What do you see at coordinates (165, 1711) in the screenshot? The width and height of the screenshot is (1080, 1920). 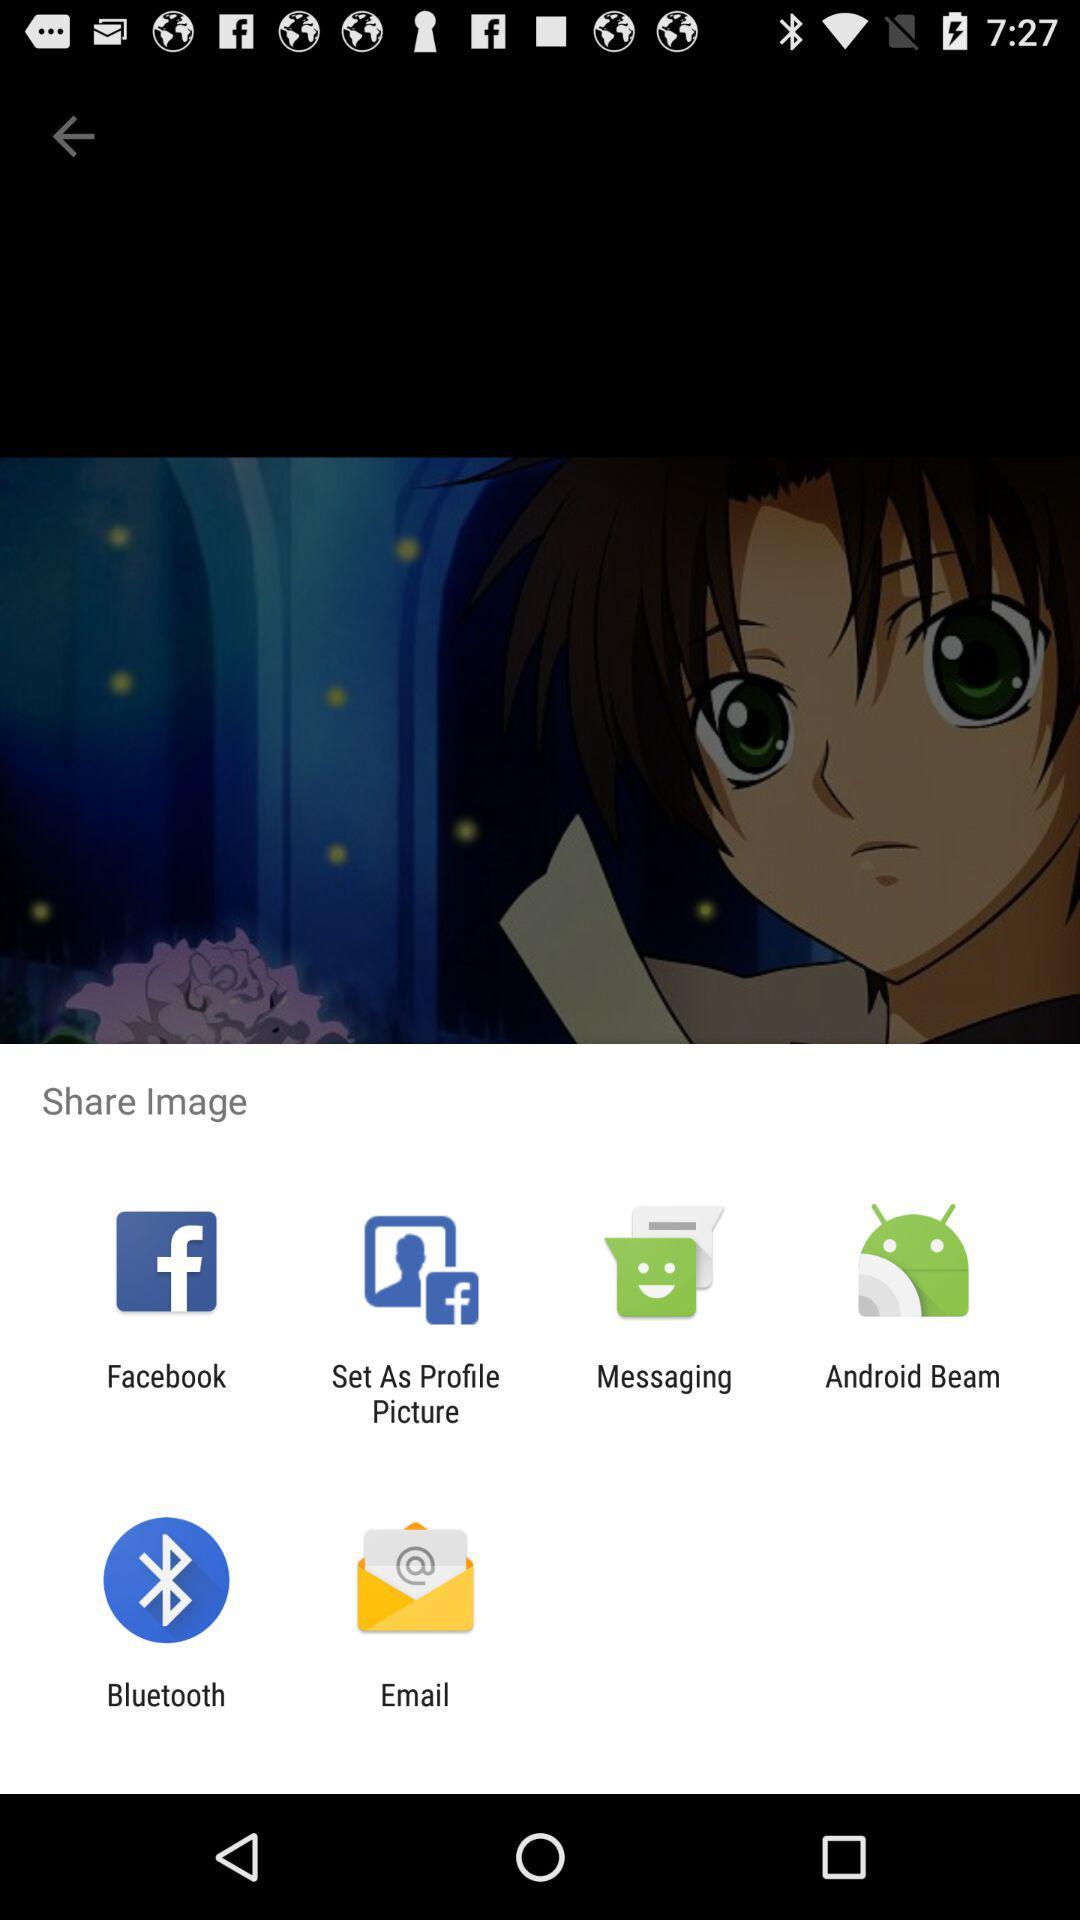 I see `icon to the left of email icon` at bounding box center [165, 1711].